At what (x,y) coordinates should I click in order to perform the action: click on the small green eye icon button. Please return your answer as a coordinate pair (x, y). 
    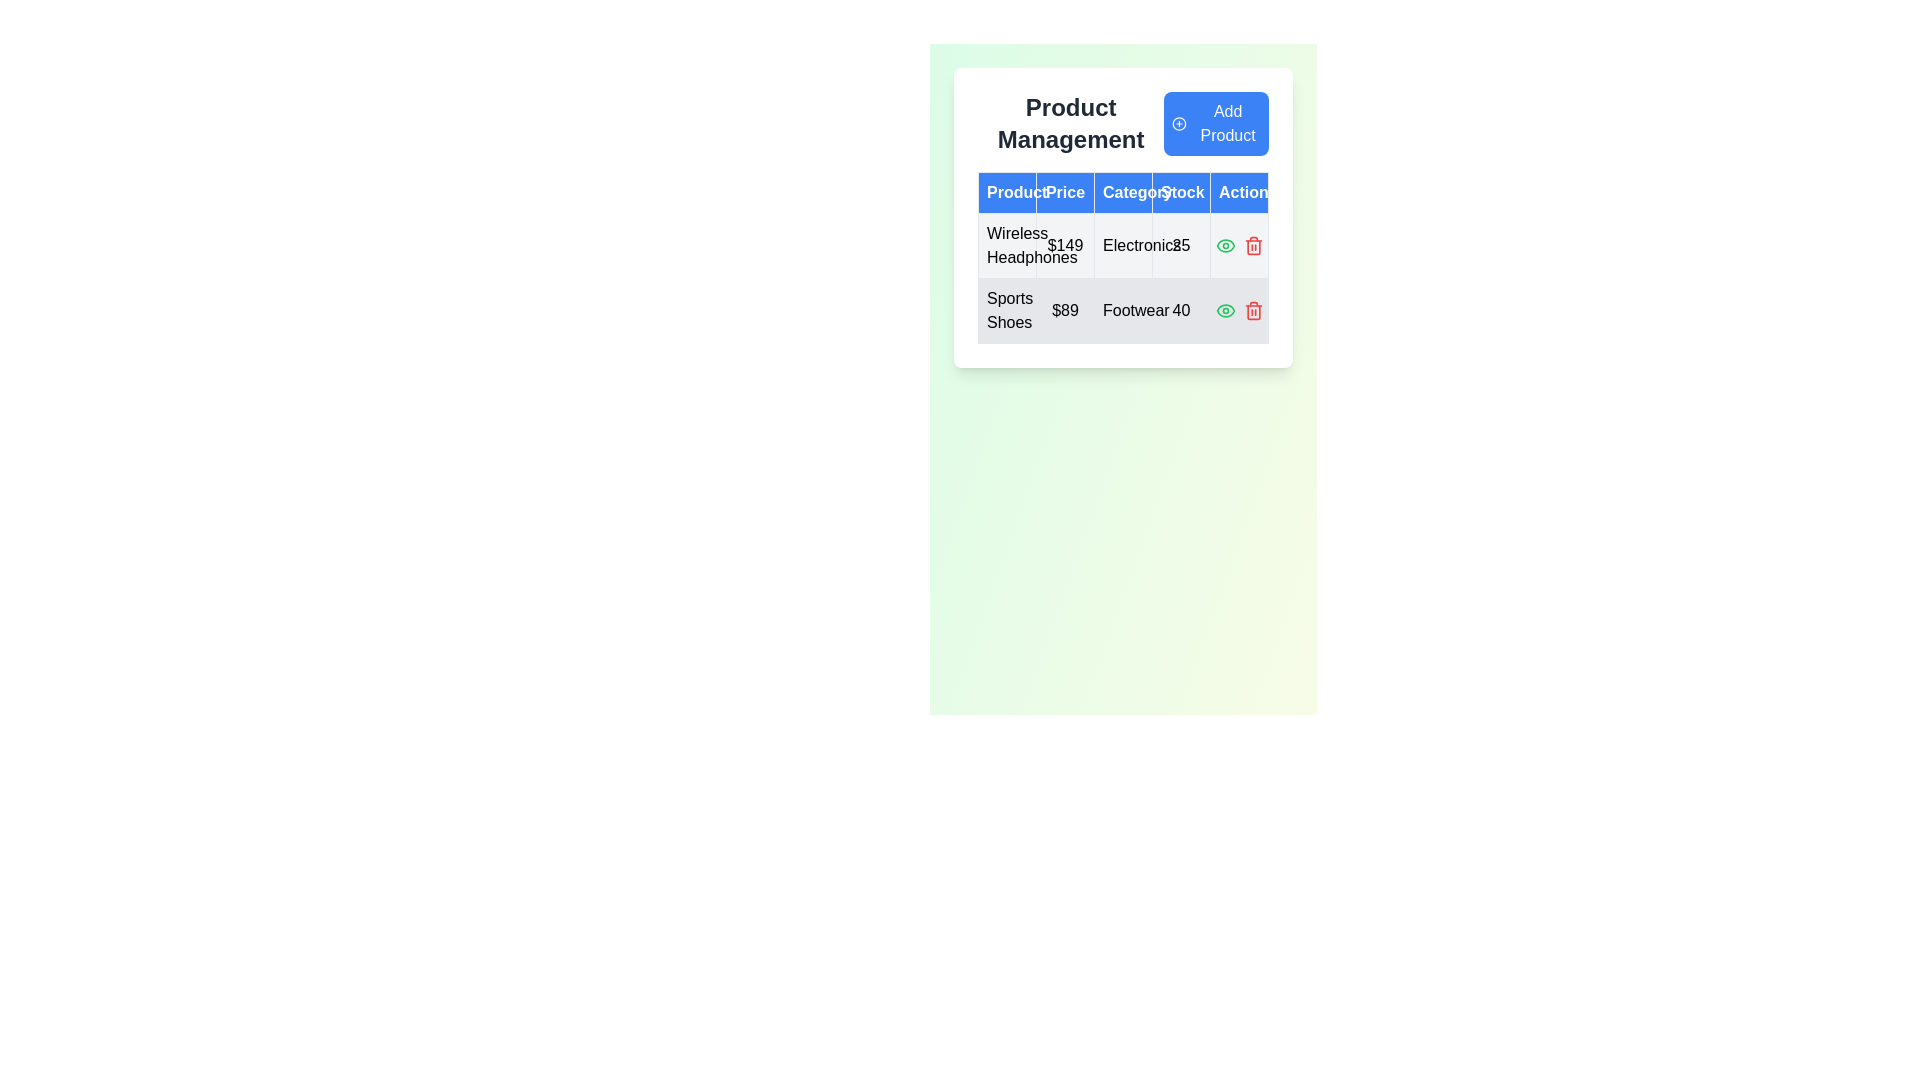
    Looking at the image, I should click on (1224, 245).